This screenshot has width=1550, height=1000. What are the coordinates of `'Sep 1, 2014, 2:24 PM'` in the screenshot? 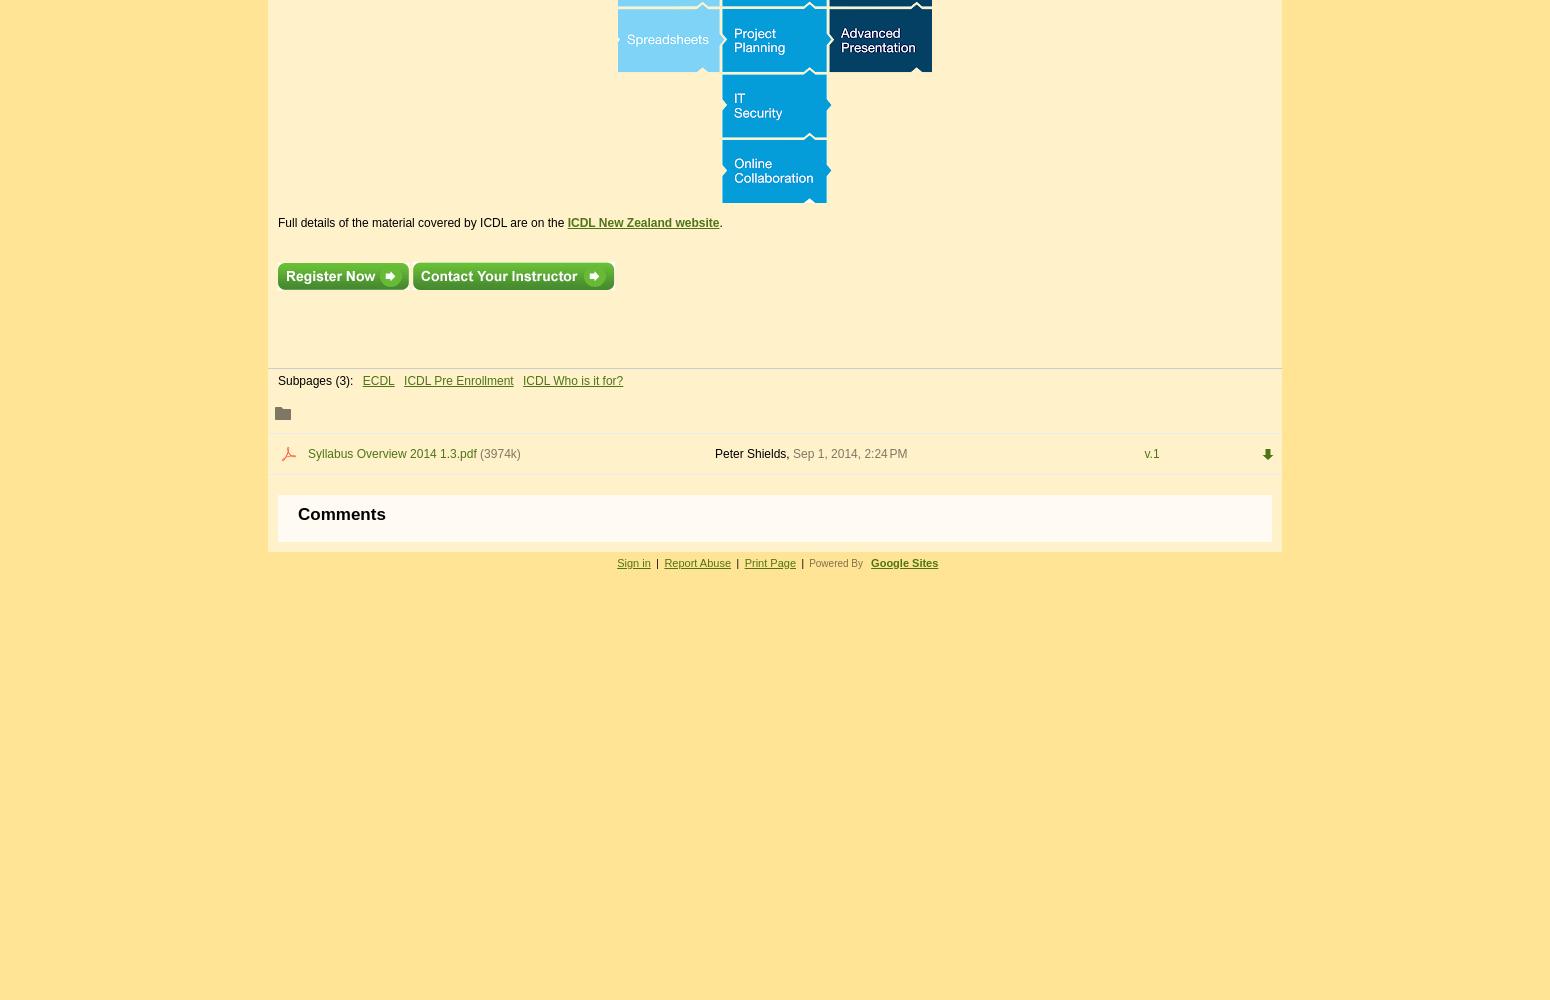 It's located at (791, 452).